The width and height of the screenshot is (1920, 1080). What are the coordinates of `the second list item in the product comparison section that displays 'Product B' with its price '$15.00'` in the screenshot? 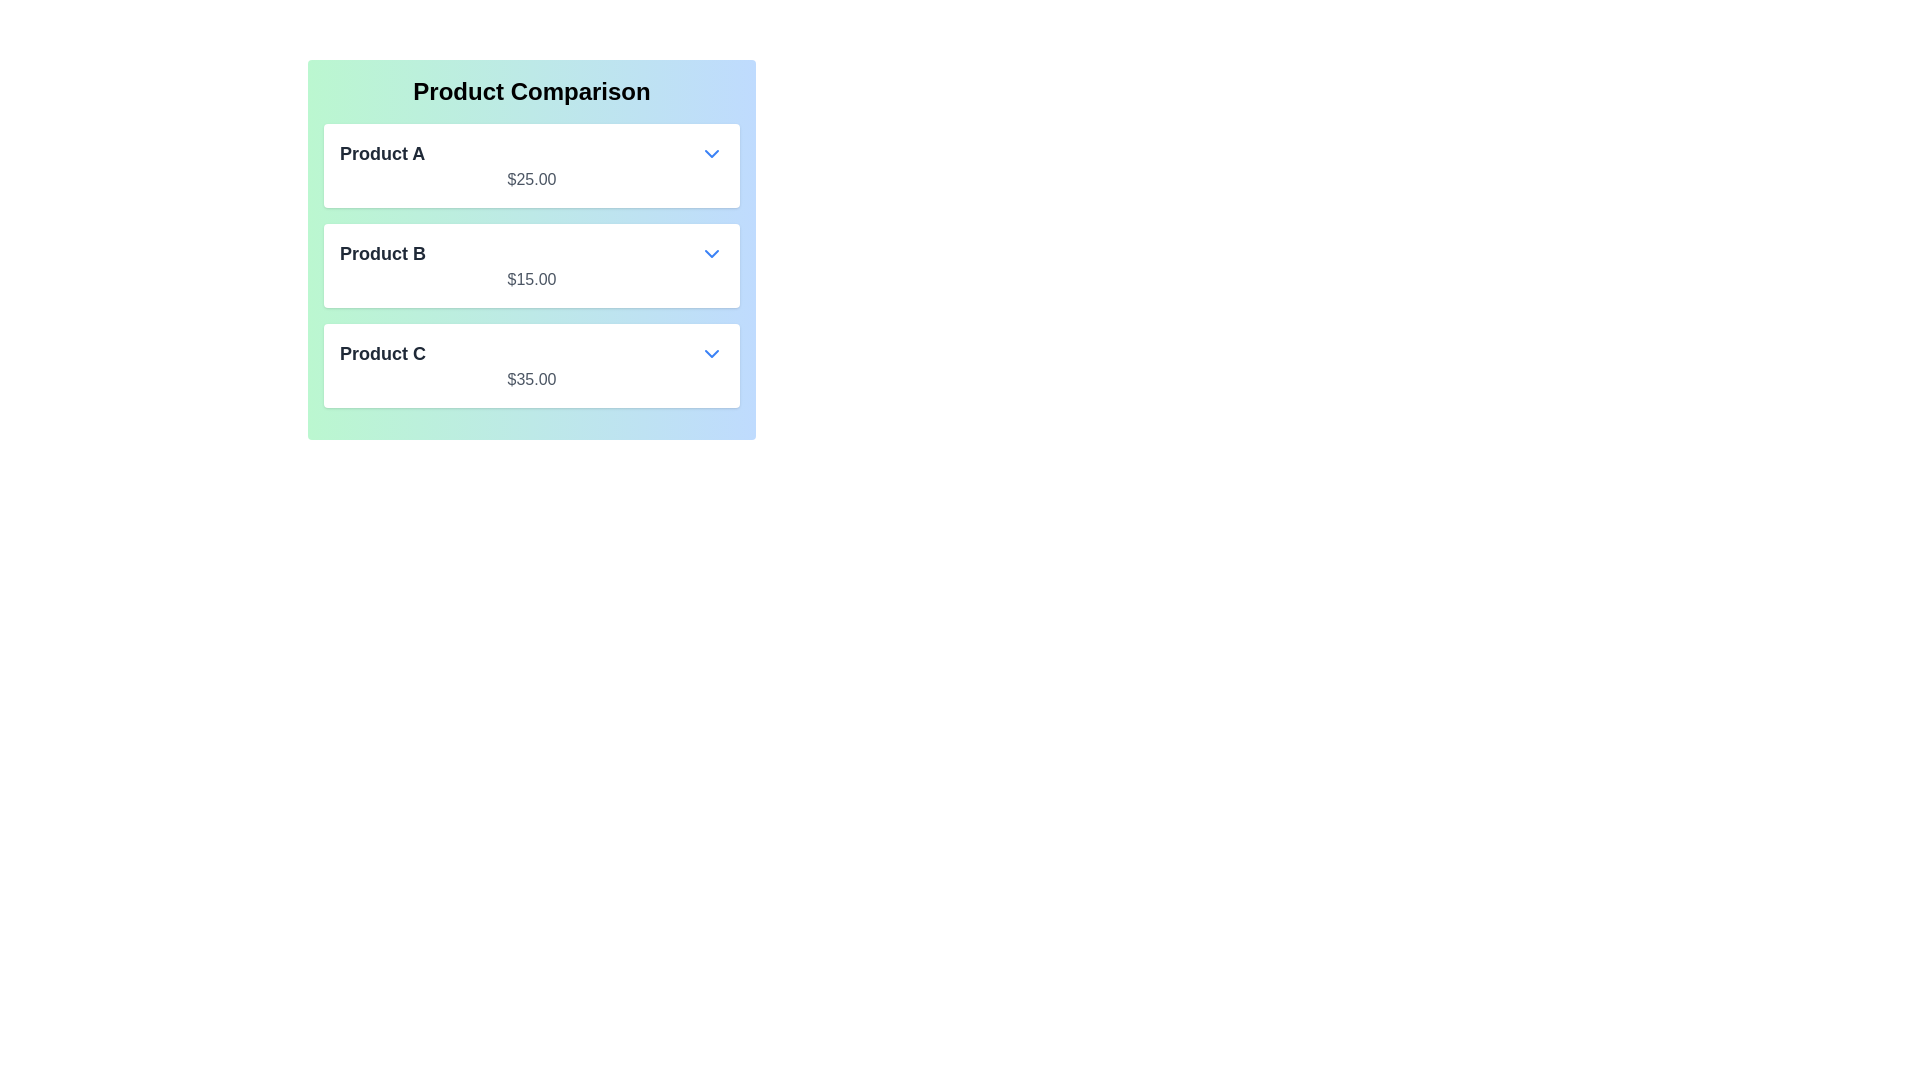 It's located at (532, 249).